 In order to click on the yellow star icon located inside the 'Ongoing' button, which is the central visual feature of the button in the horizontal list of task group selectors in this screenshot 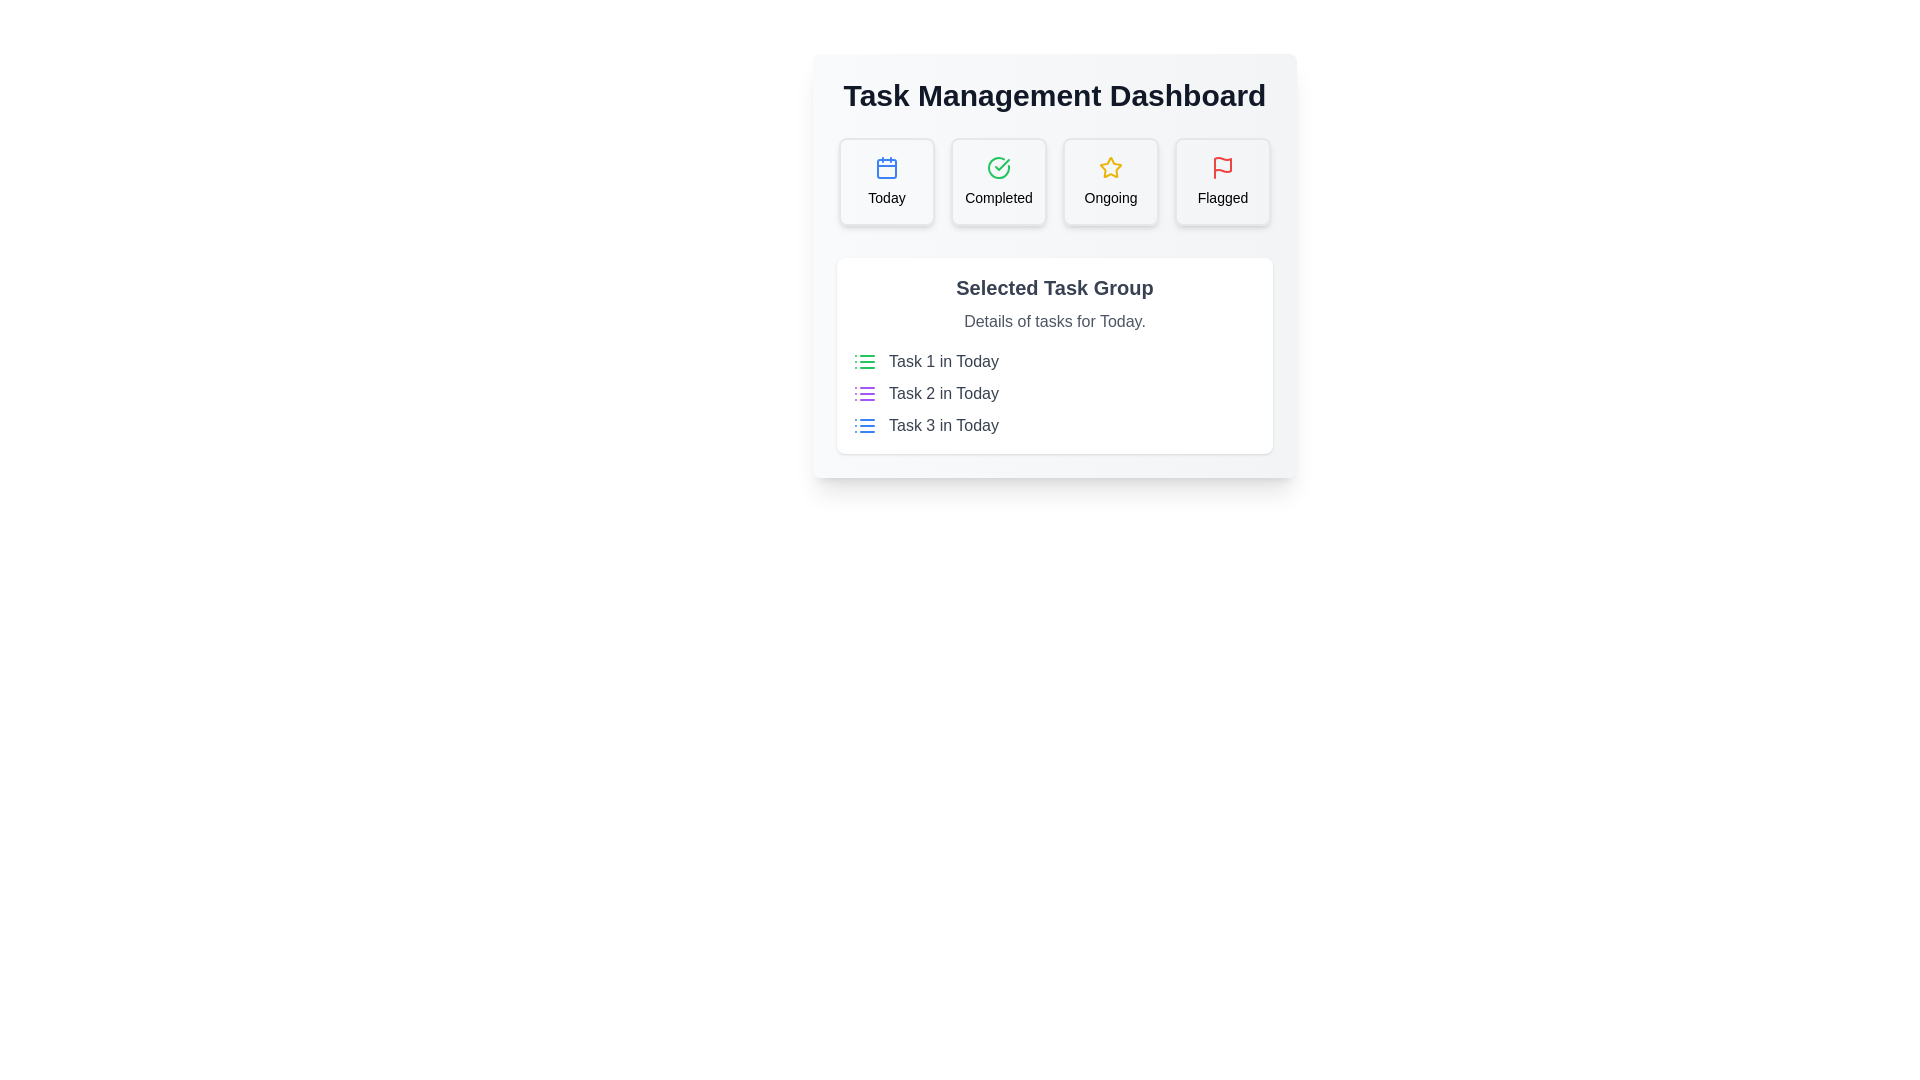, I will do `click(1109, 167)`.